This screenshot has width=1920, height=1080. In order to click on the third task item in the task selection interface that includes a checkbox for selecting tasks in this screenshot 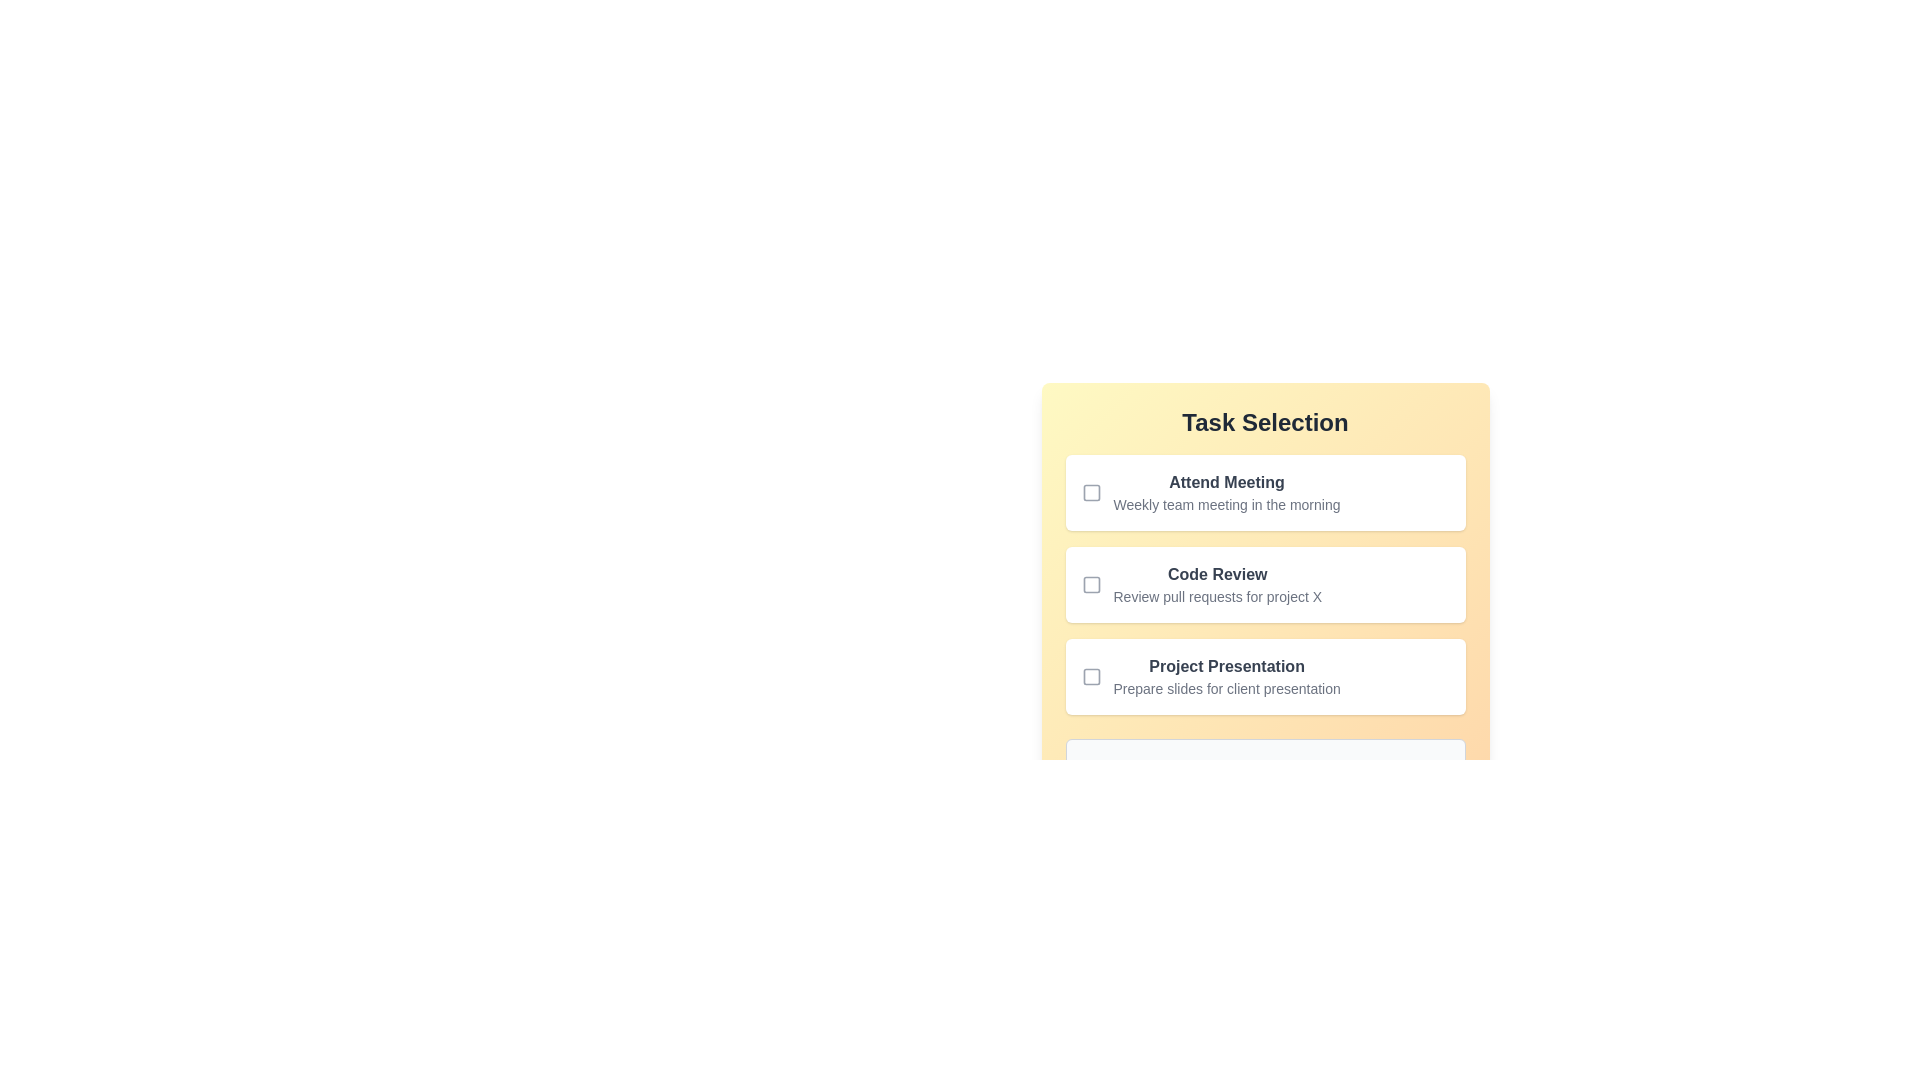, I will do `click(1264, 676)`.